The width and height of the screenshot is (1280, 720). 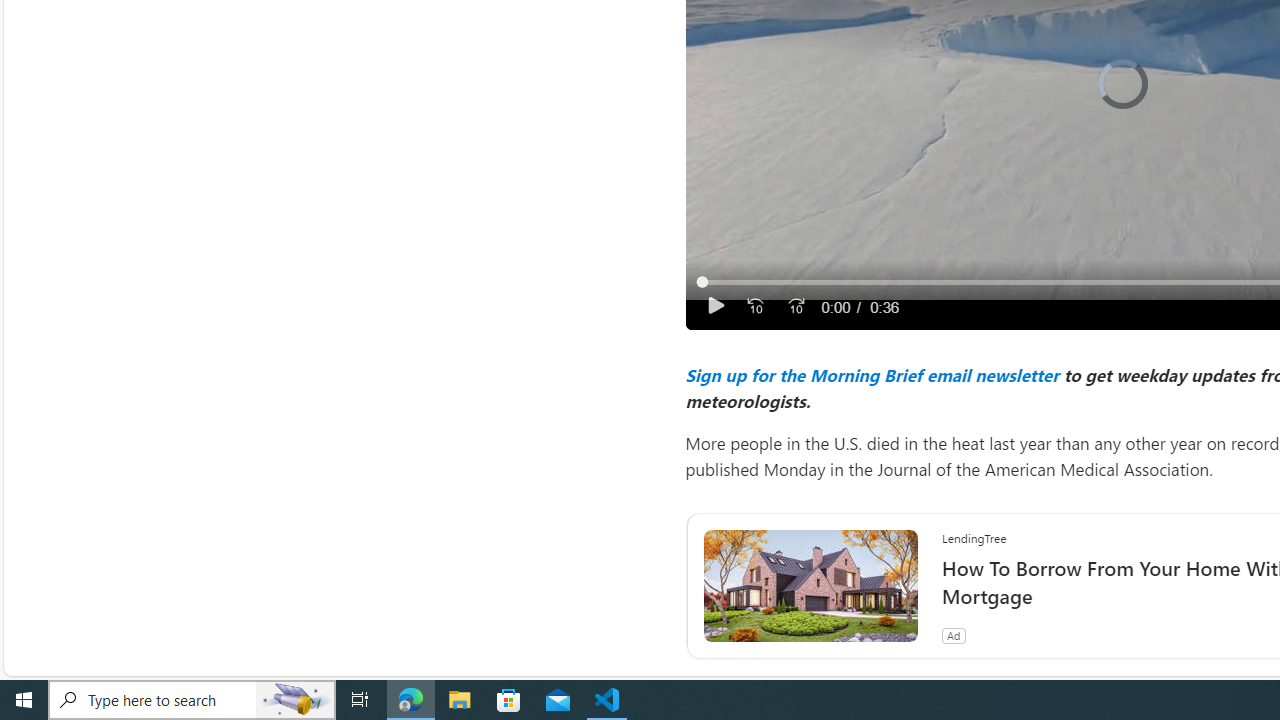 What do you see at coordinates (715, 306) in the screenshot?
I see `'Play'` at bounding box center [715, 306].